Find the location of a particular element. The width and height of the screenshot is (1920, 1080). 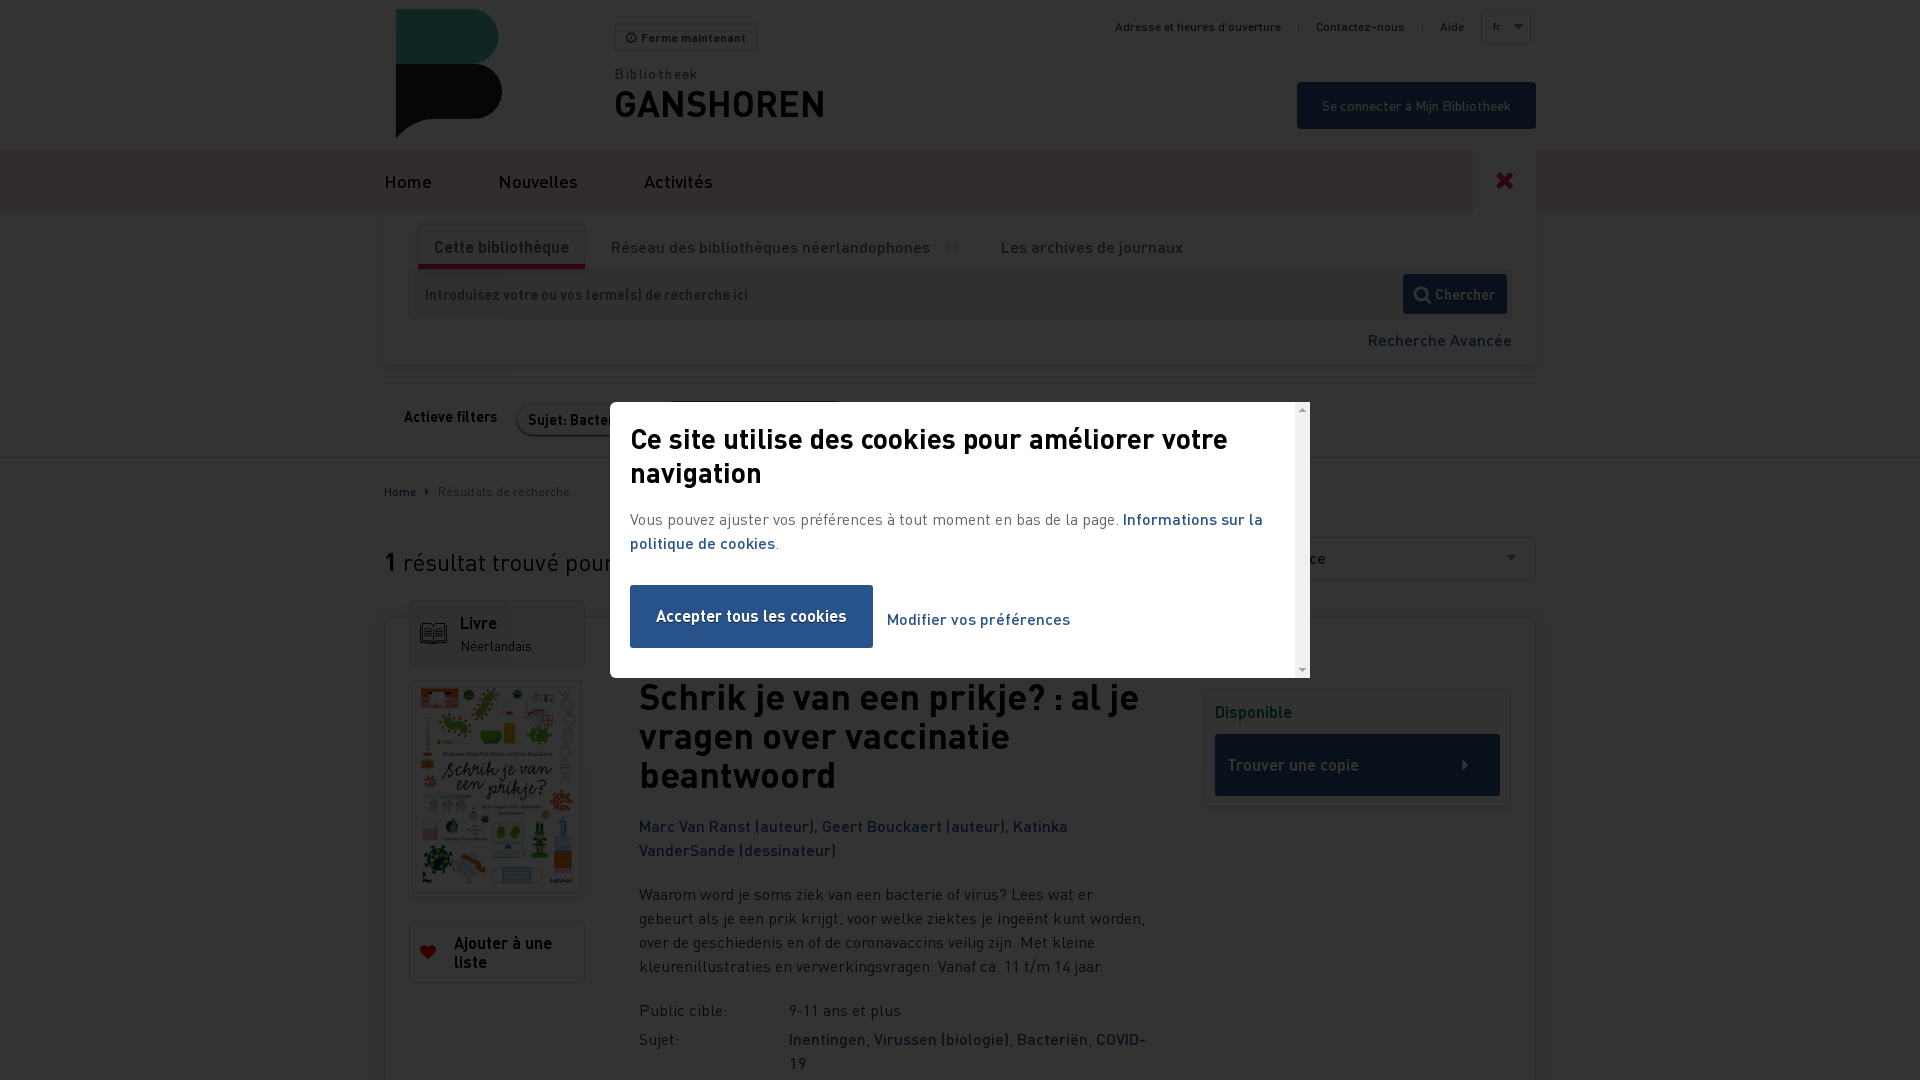

'fr' is located at coordinates (1503, 27).